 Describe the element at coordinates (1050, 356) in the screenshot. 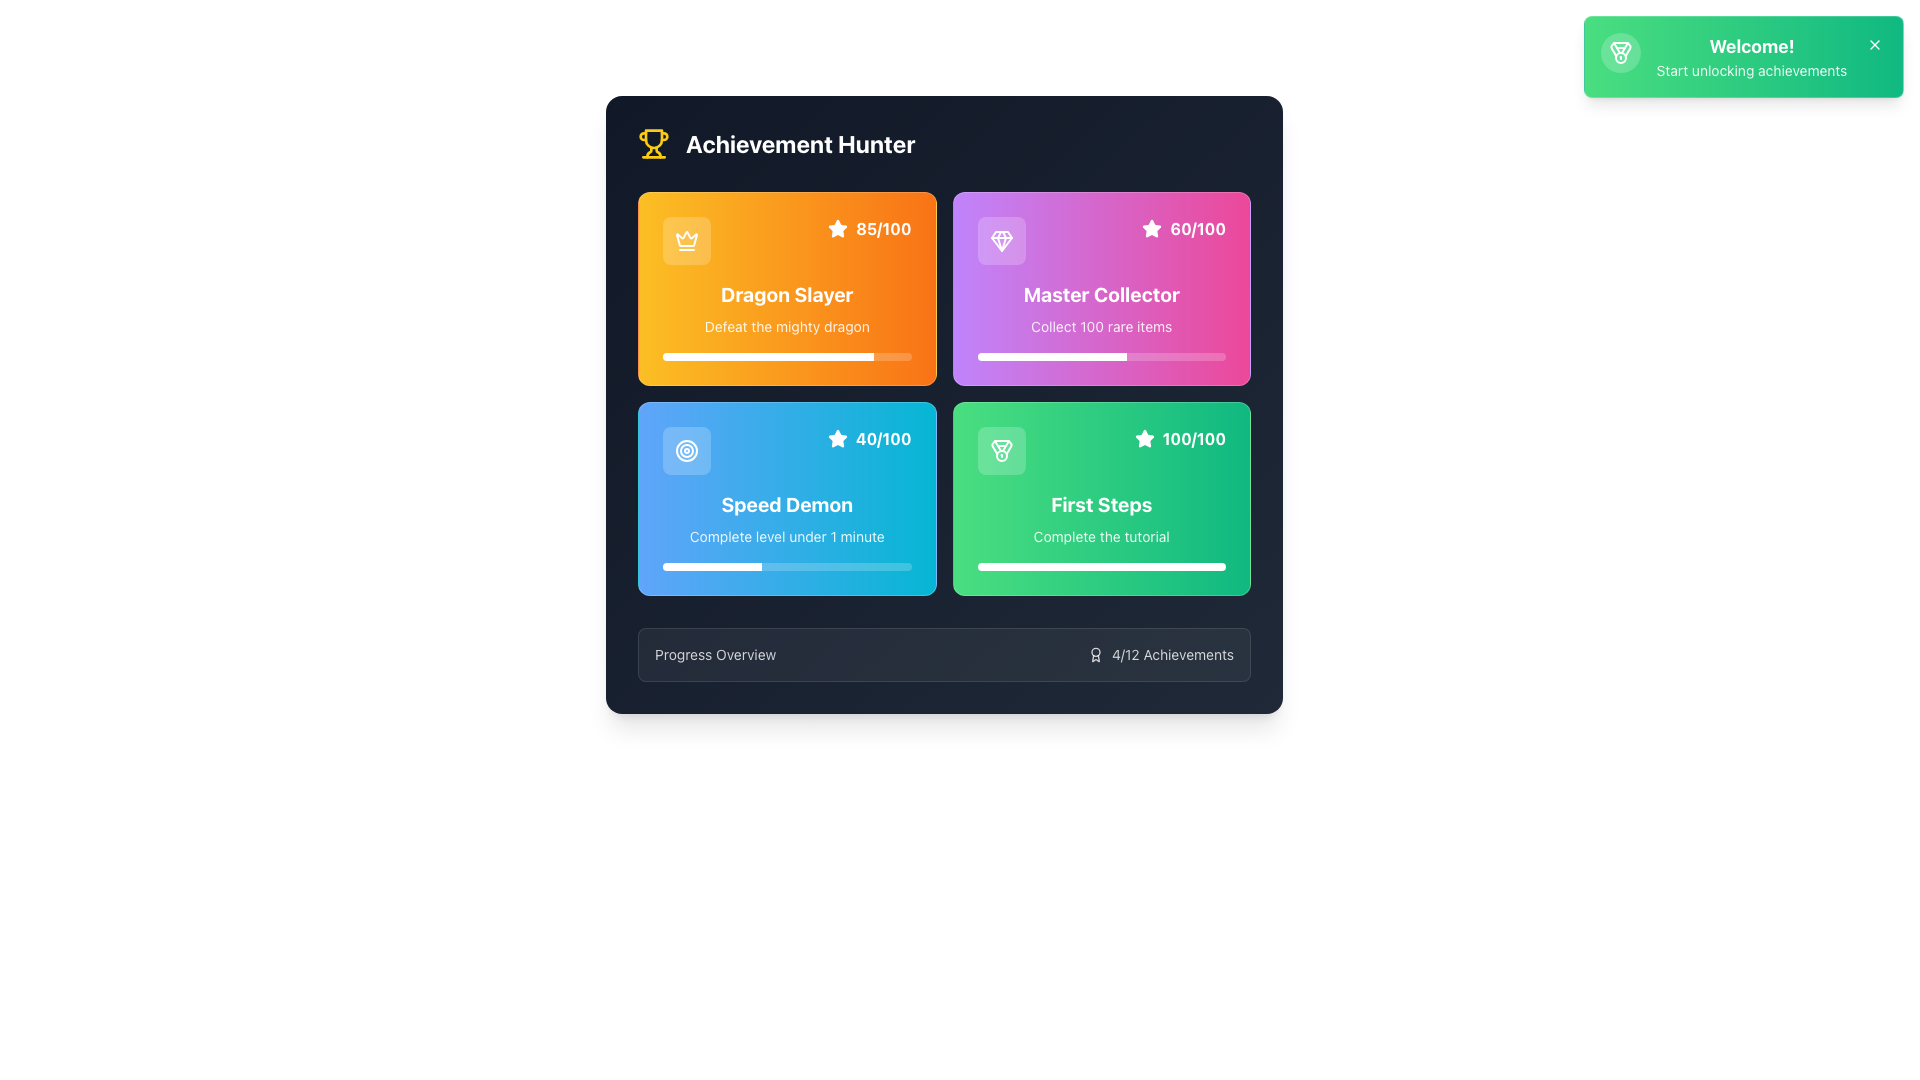

I see `the progress status visually on the partially filled progress bar located within the pink card labeled 'Master Collector.'` at that location.